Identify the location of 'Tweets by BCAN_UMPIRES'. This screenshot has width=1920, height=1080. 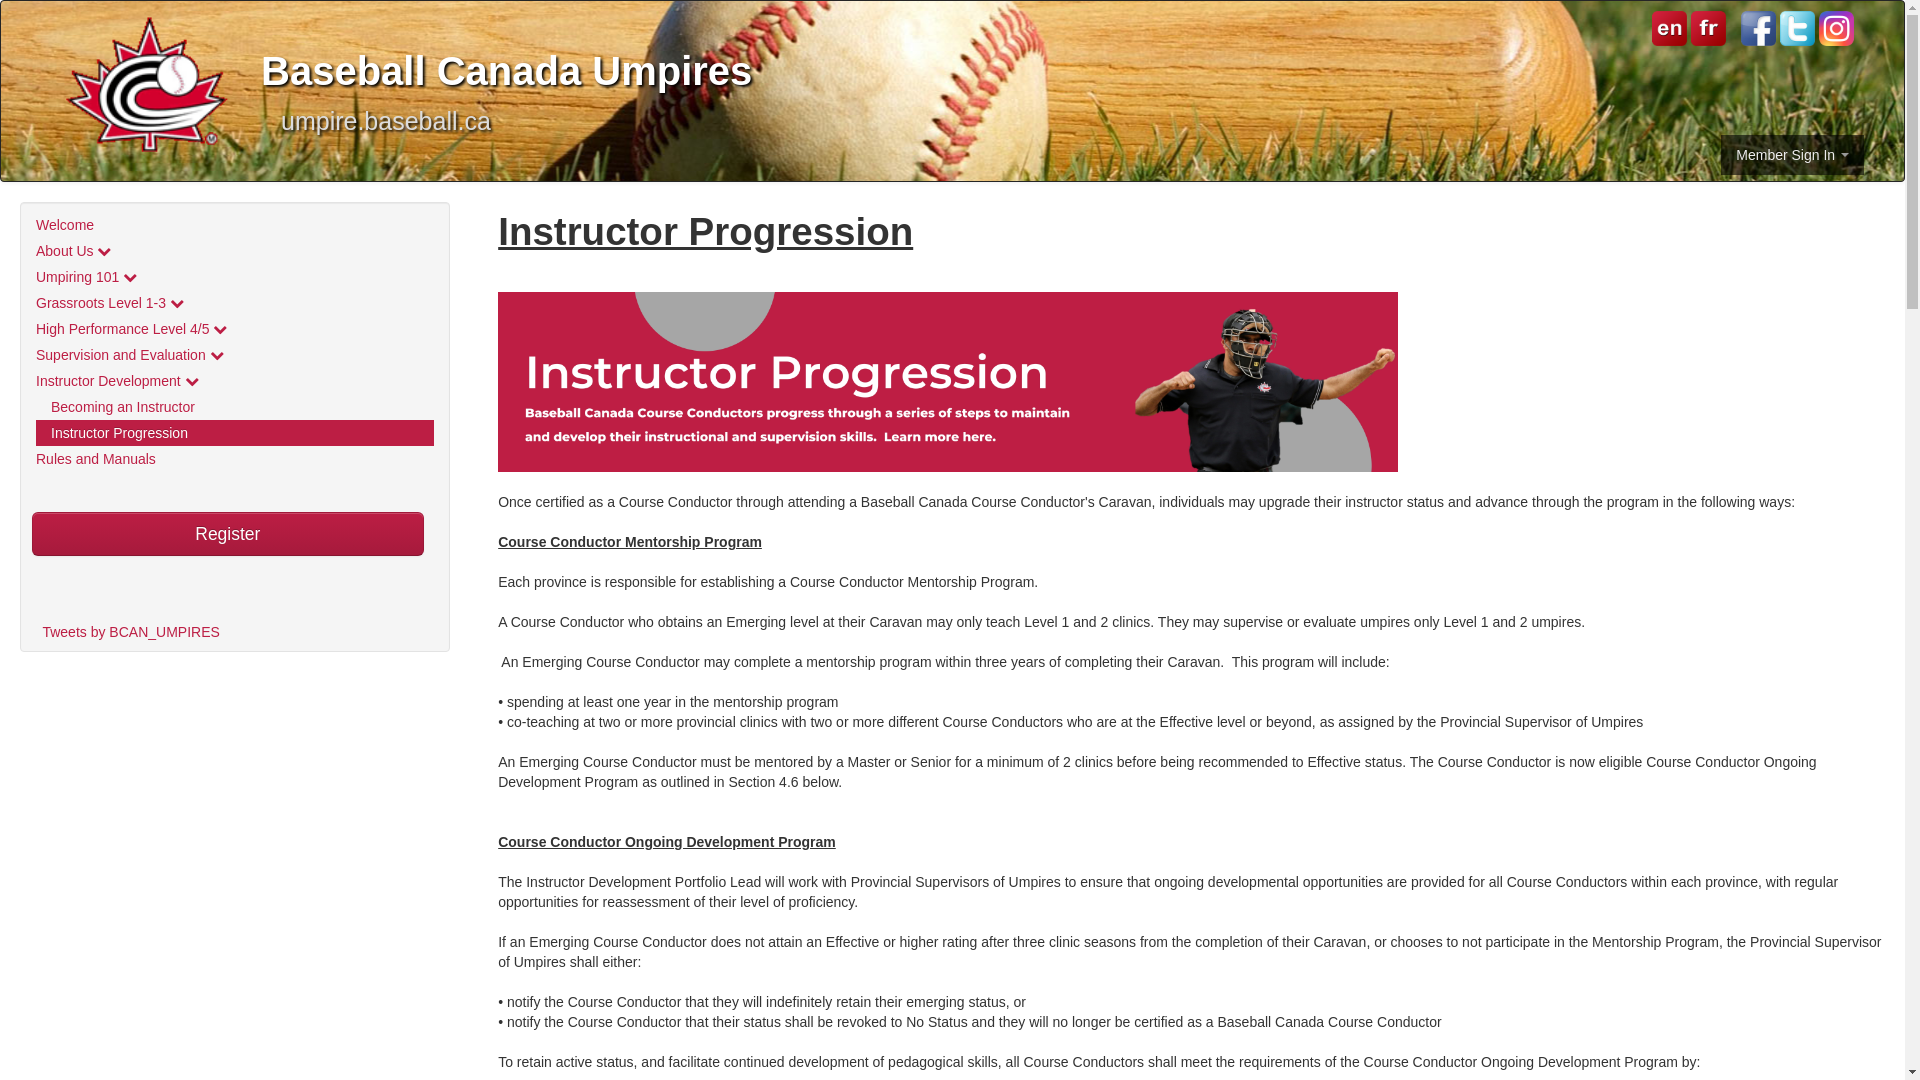
(129, 632).